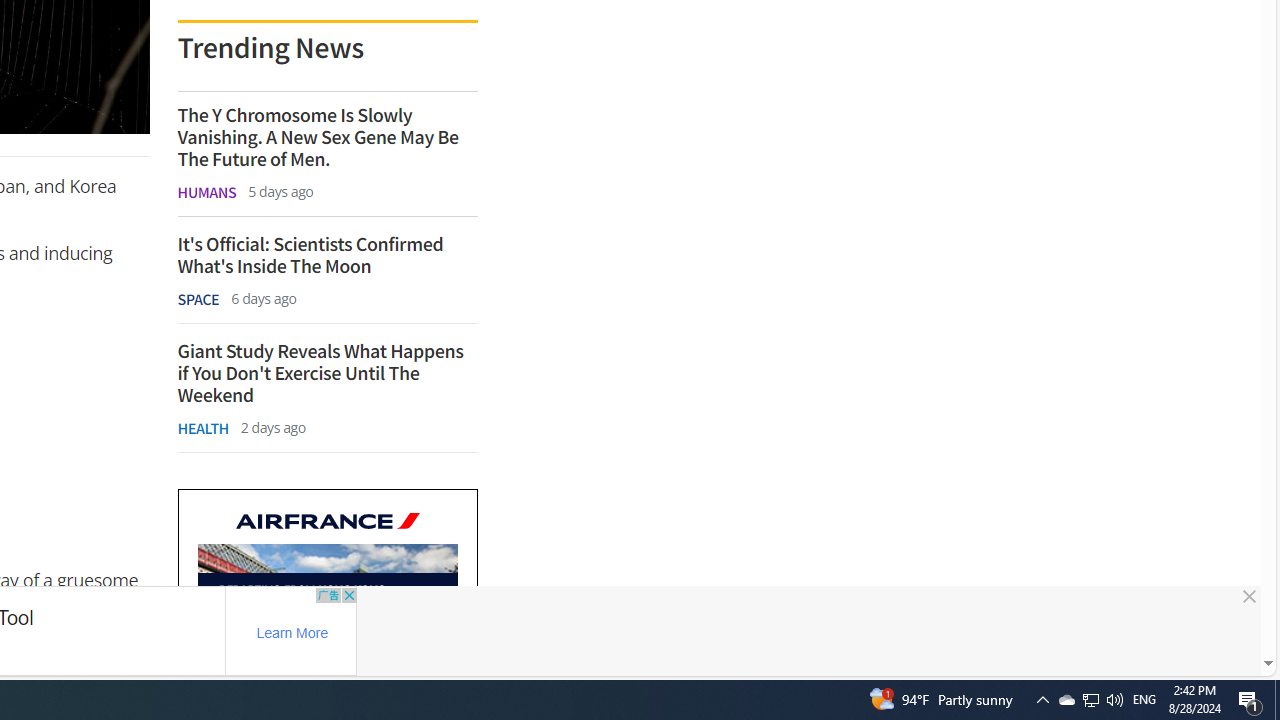  What do you see at coordinates (202, 427) in the screenshot?
I see `'HEALTH'` at bounding box center [202, 427].